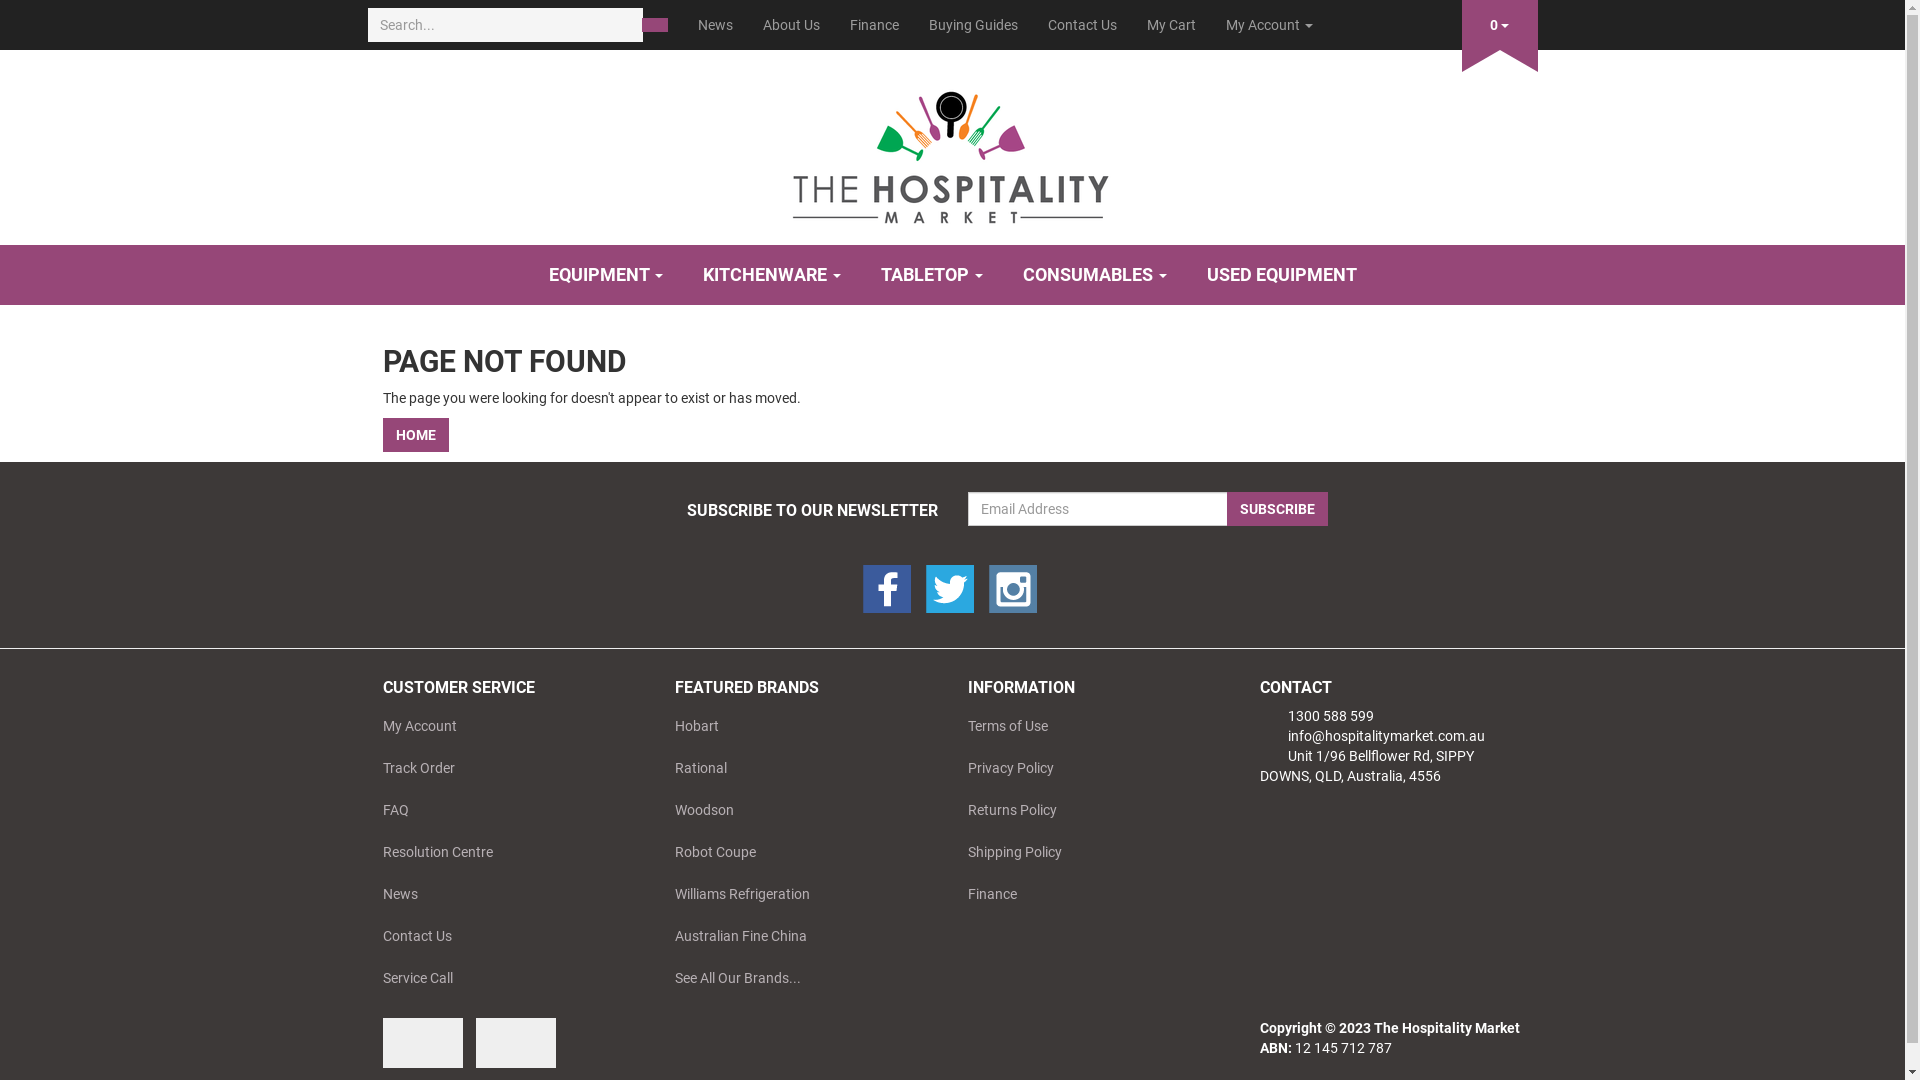 The image size is (1920, 1080). What do you see at coordinates (952, 149) in the screenshot?
I see `'The Hospitality Market'` at bounding box center [952, 149].